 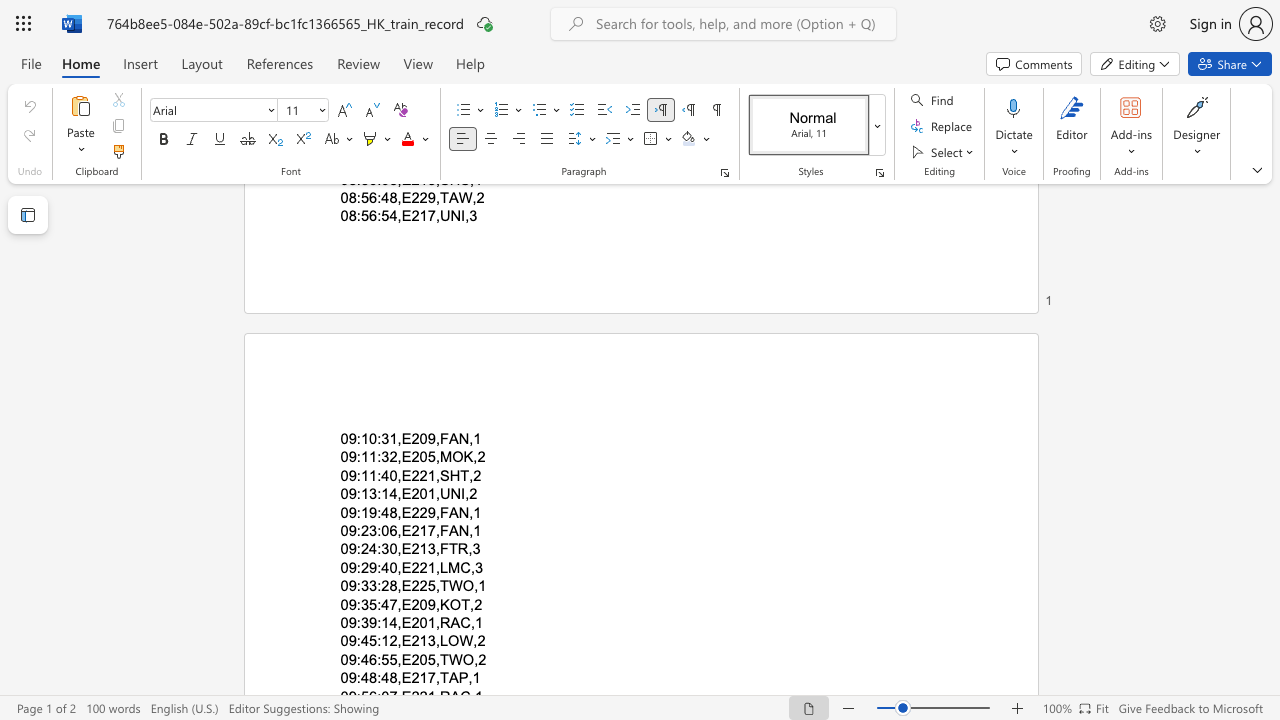 I want to click on the subset text "LO" within the text "09:45:12,E213,LOW,2", so click(x=438, y=641).